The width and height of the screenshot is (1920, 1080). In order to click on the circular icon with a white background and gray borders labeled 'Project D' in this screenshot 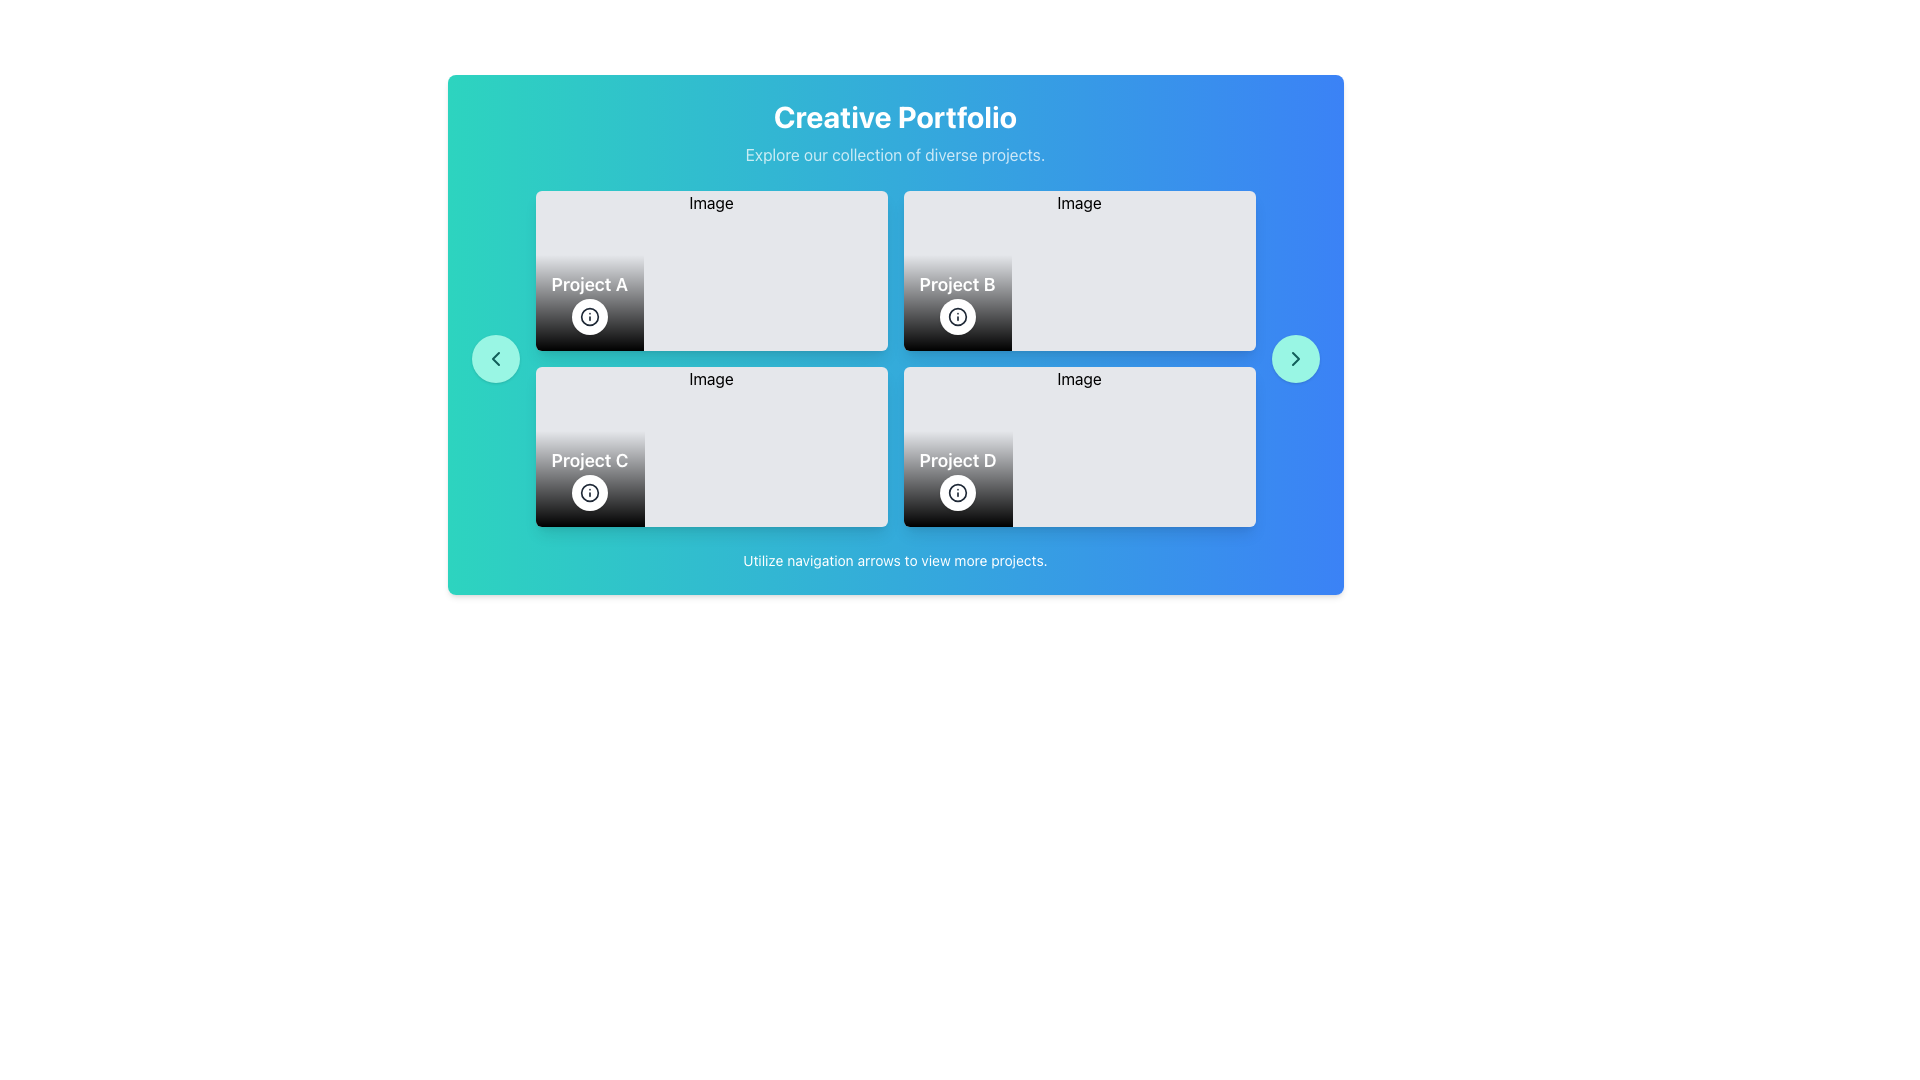, I will do `click(957, 493)`.